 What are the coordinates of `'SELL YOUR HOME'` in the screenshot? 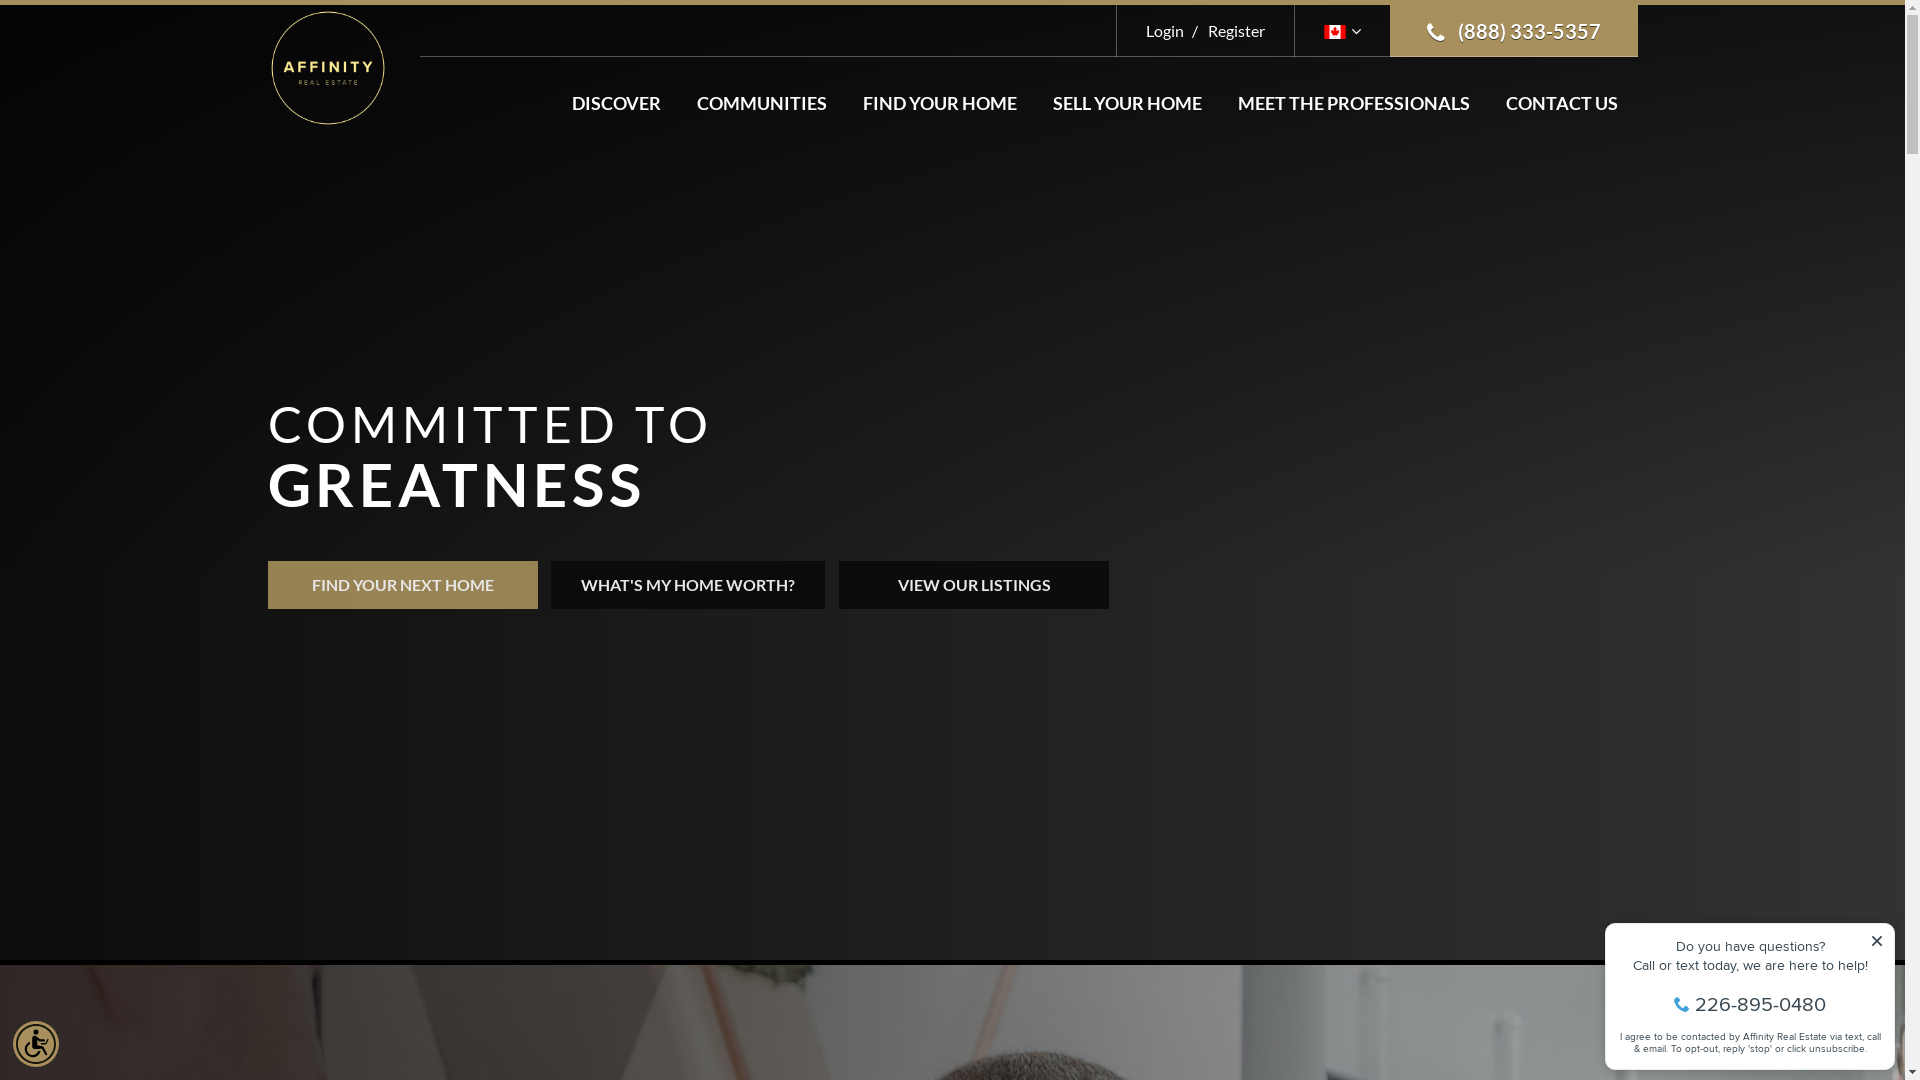 It's located at (1126, 103).